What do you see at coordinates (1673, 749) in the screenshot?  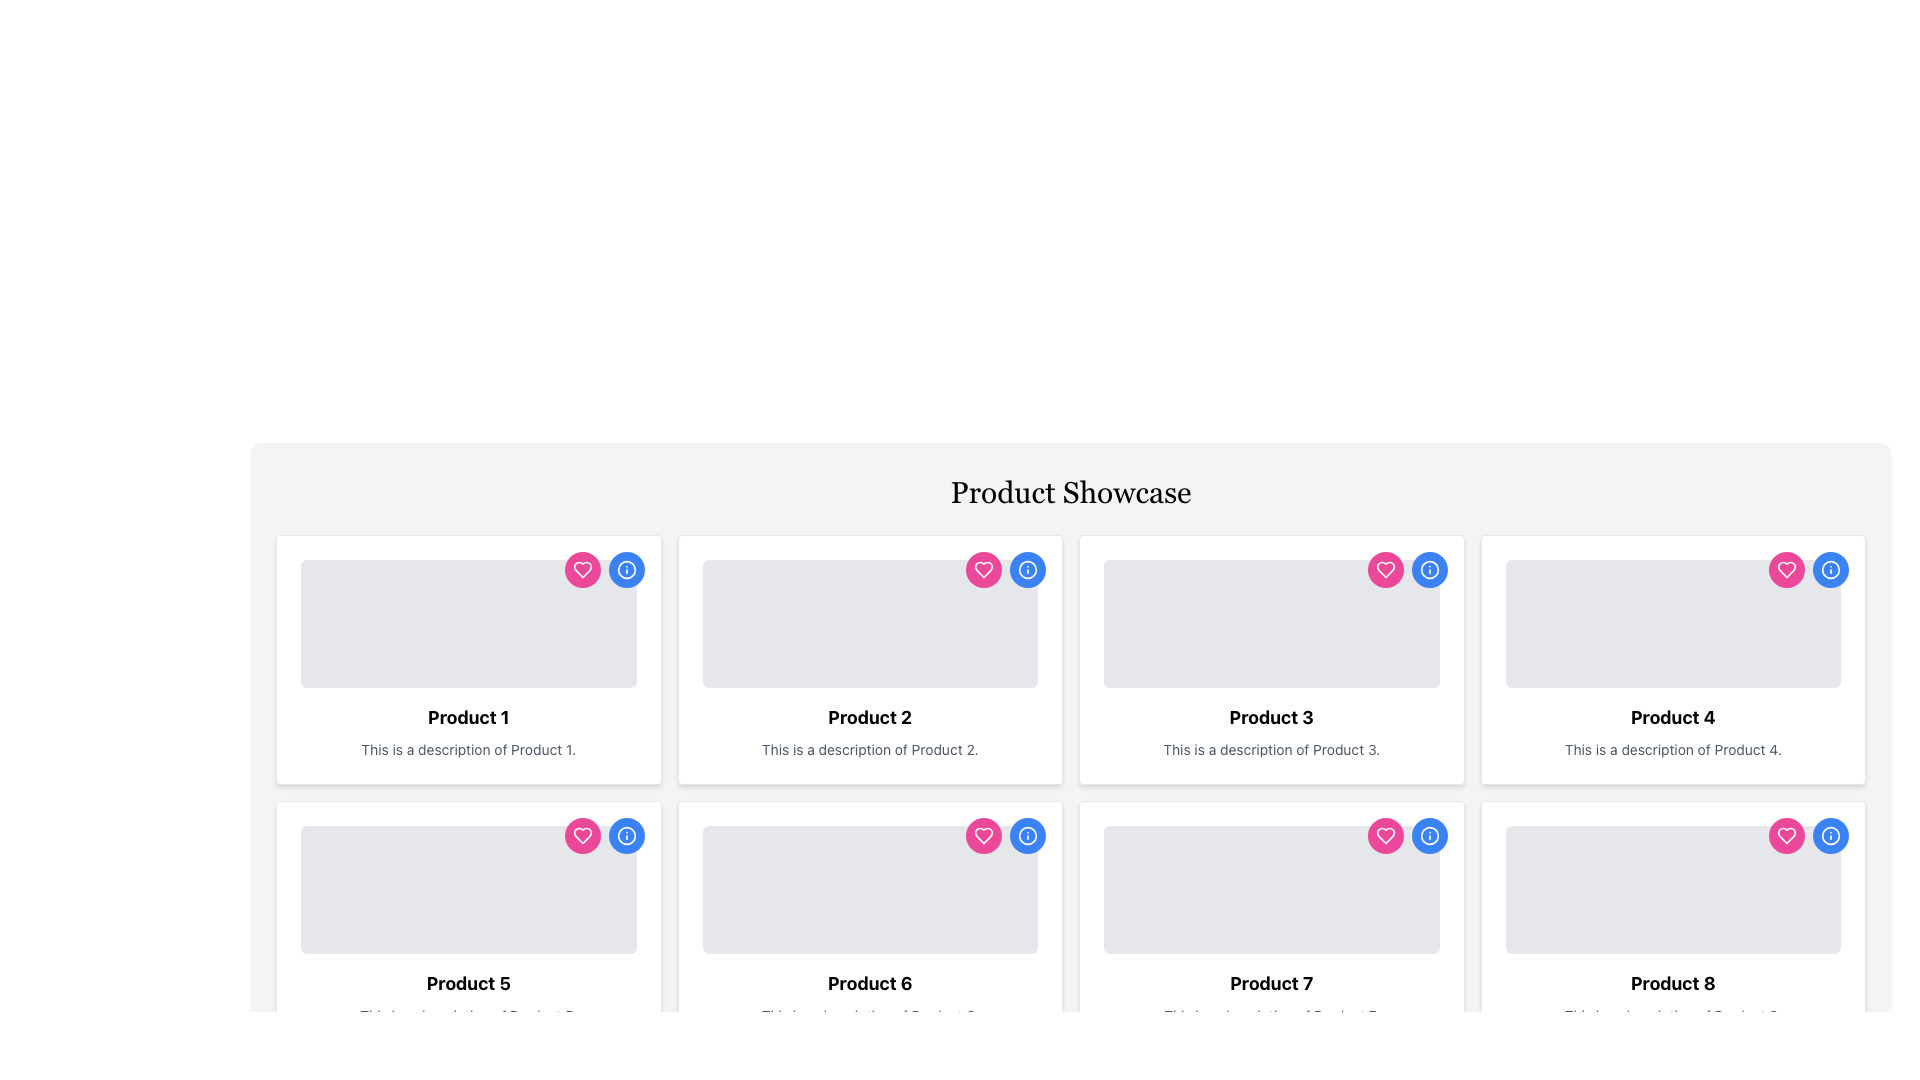 I see `the text label that reads 'This is a description of Product 4.' located under the heading 'Product 4' in the card layout` at bounding box center [1673, 749].